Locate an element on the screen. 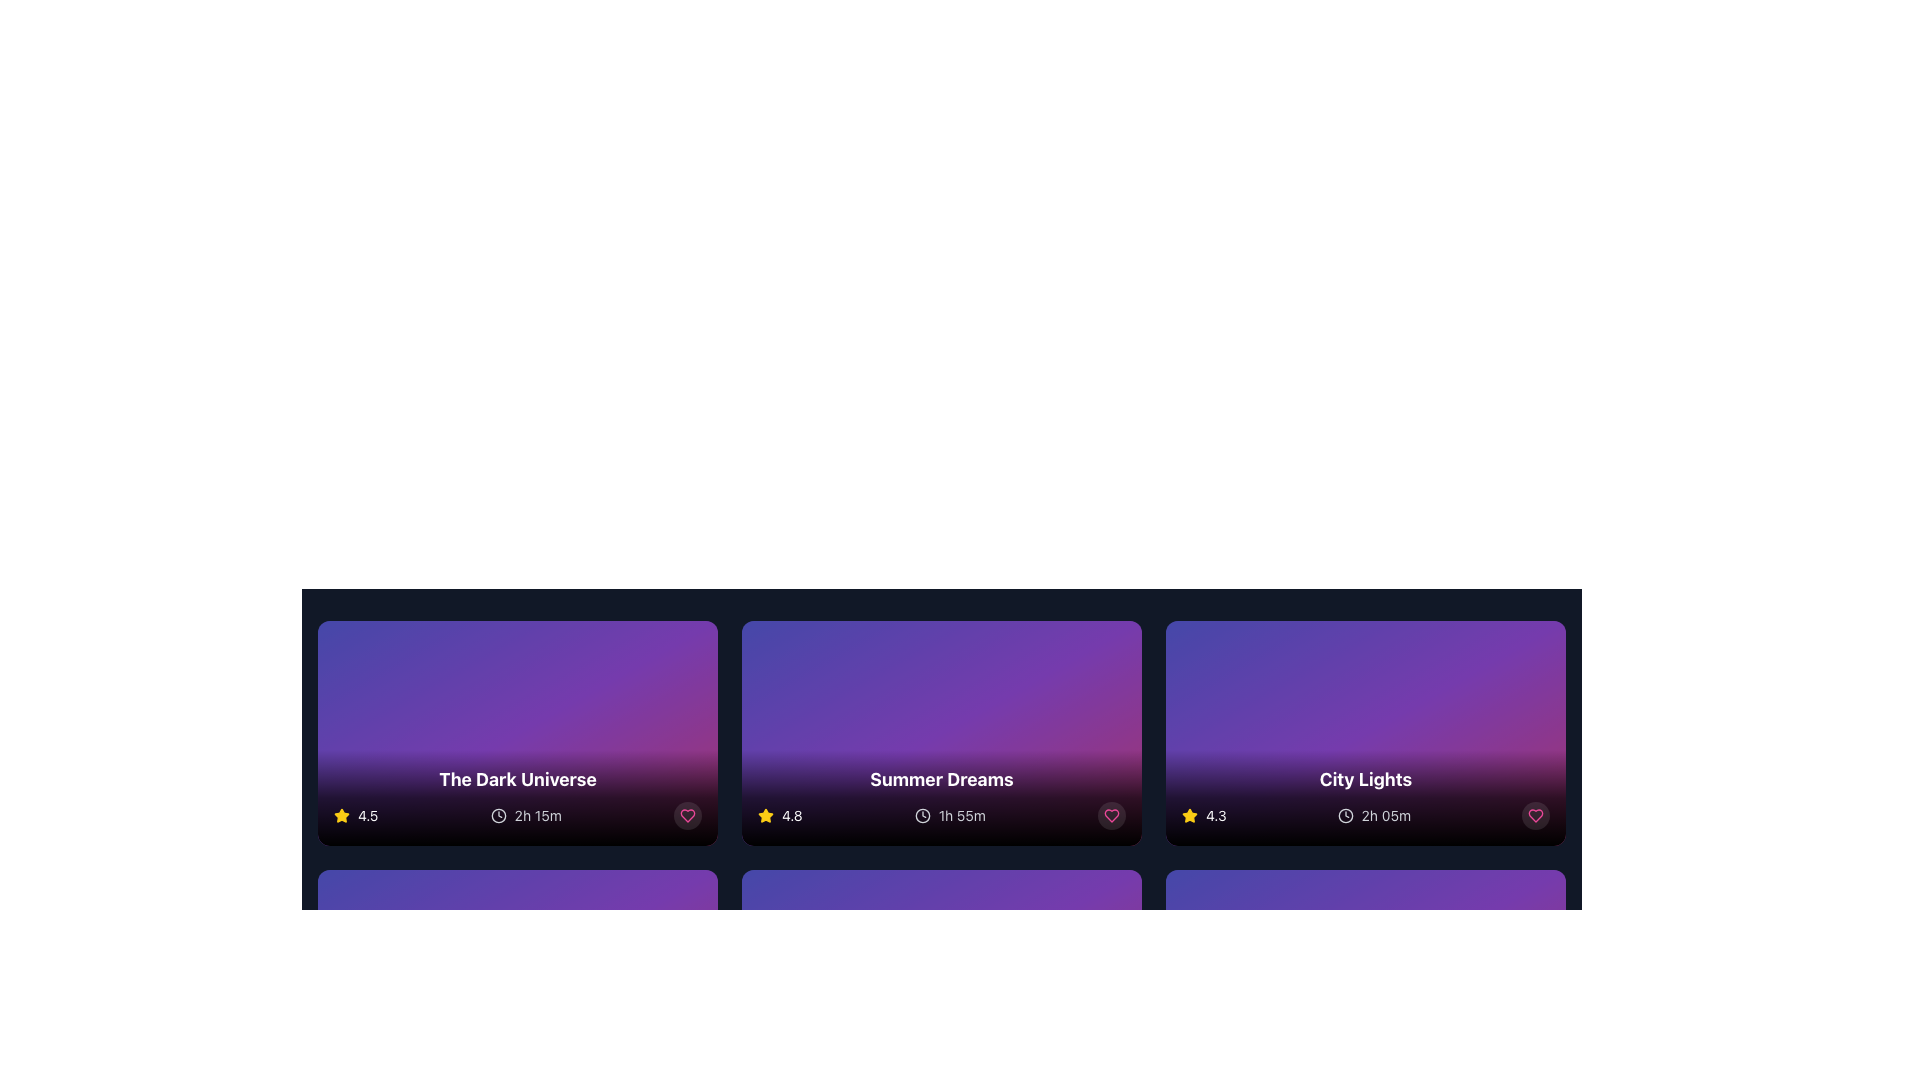 Image resolution: width=1920 pixels, height=1080 pixels. the duration label of the 'Summer Dreams' card, which is located in the lower right section, to assist in decision-making regarding the movie's time commitment is located at coordinates (961, 816).